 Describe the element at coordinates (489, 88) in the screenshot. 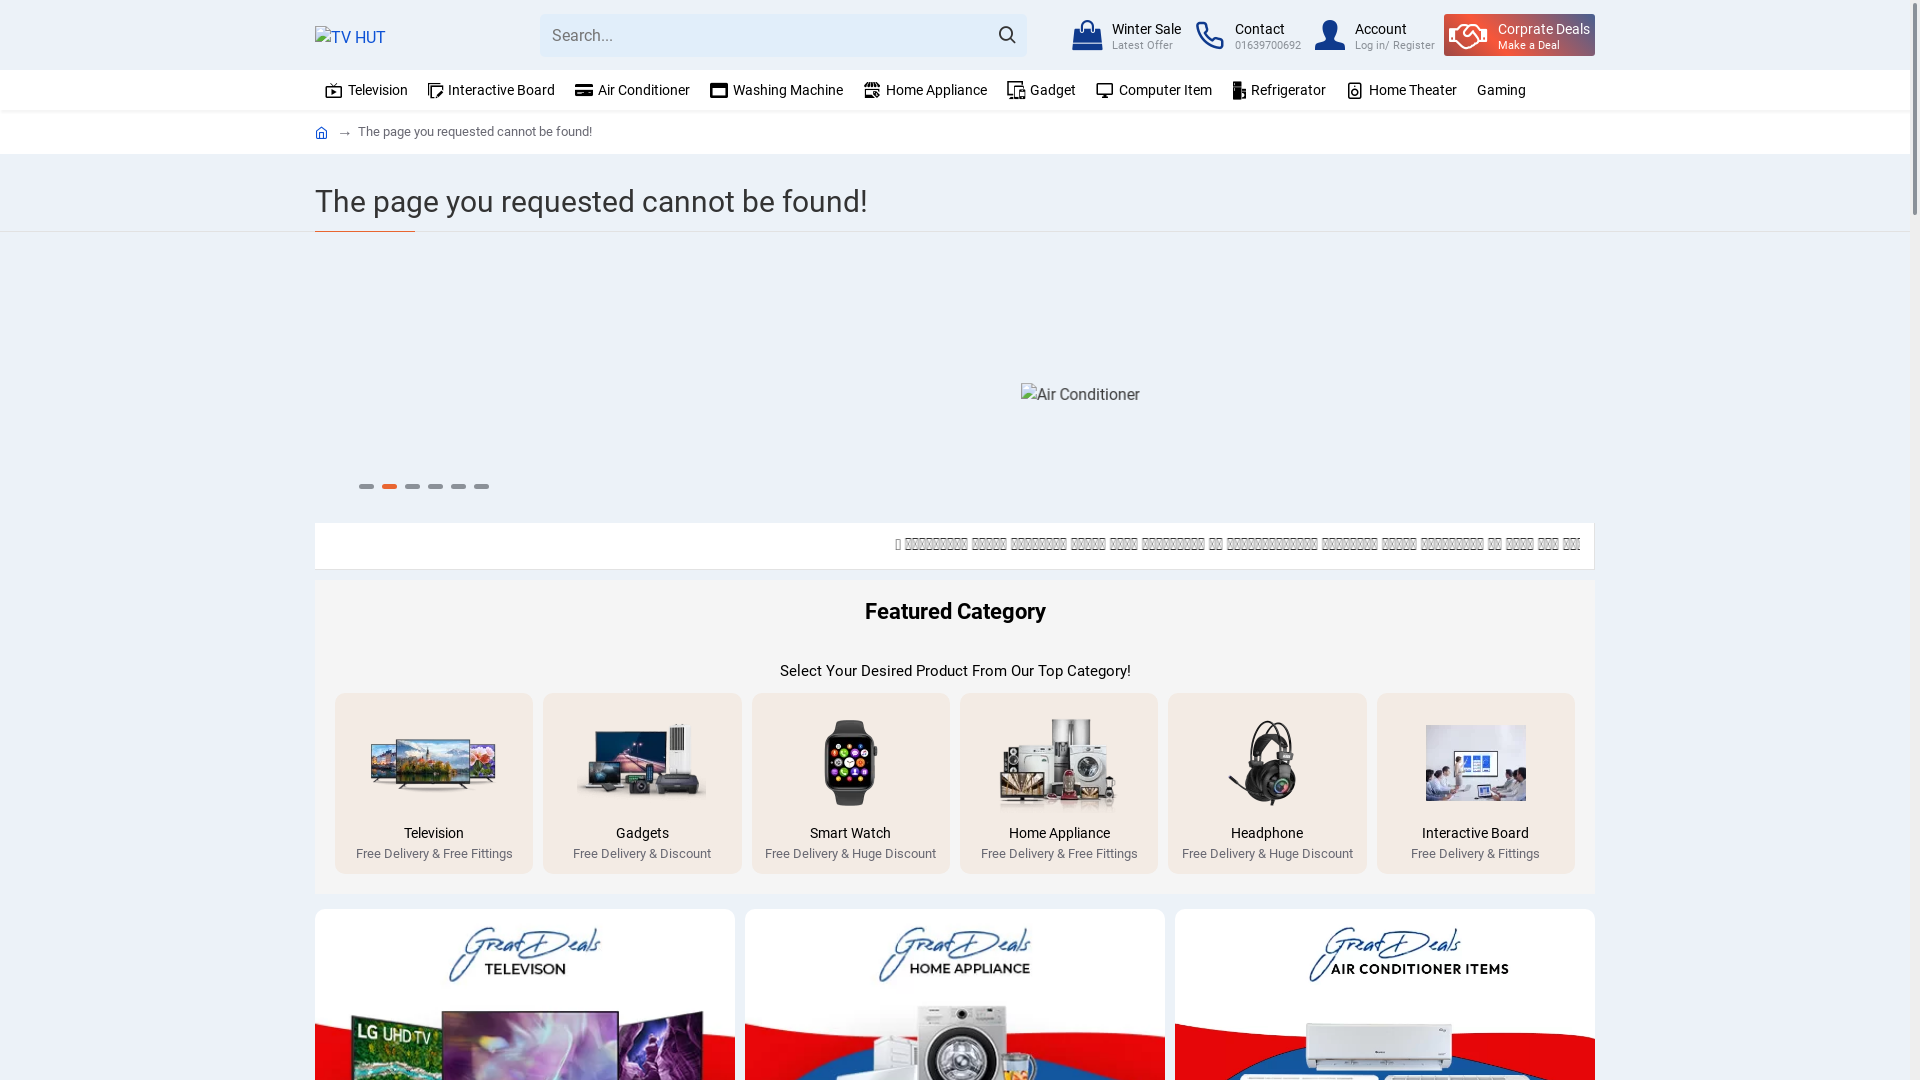

I see `'Interactive Board'` at that location.